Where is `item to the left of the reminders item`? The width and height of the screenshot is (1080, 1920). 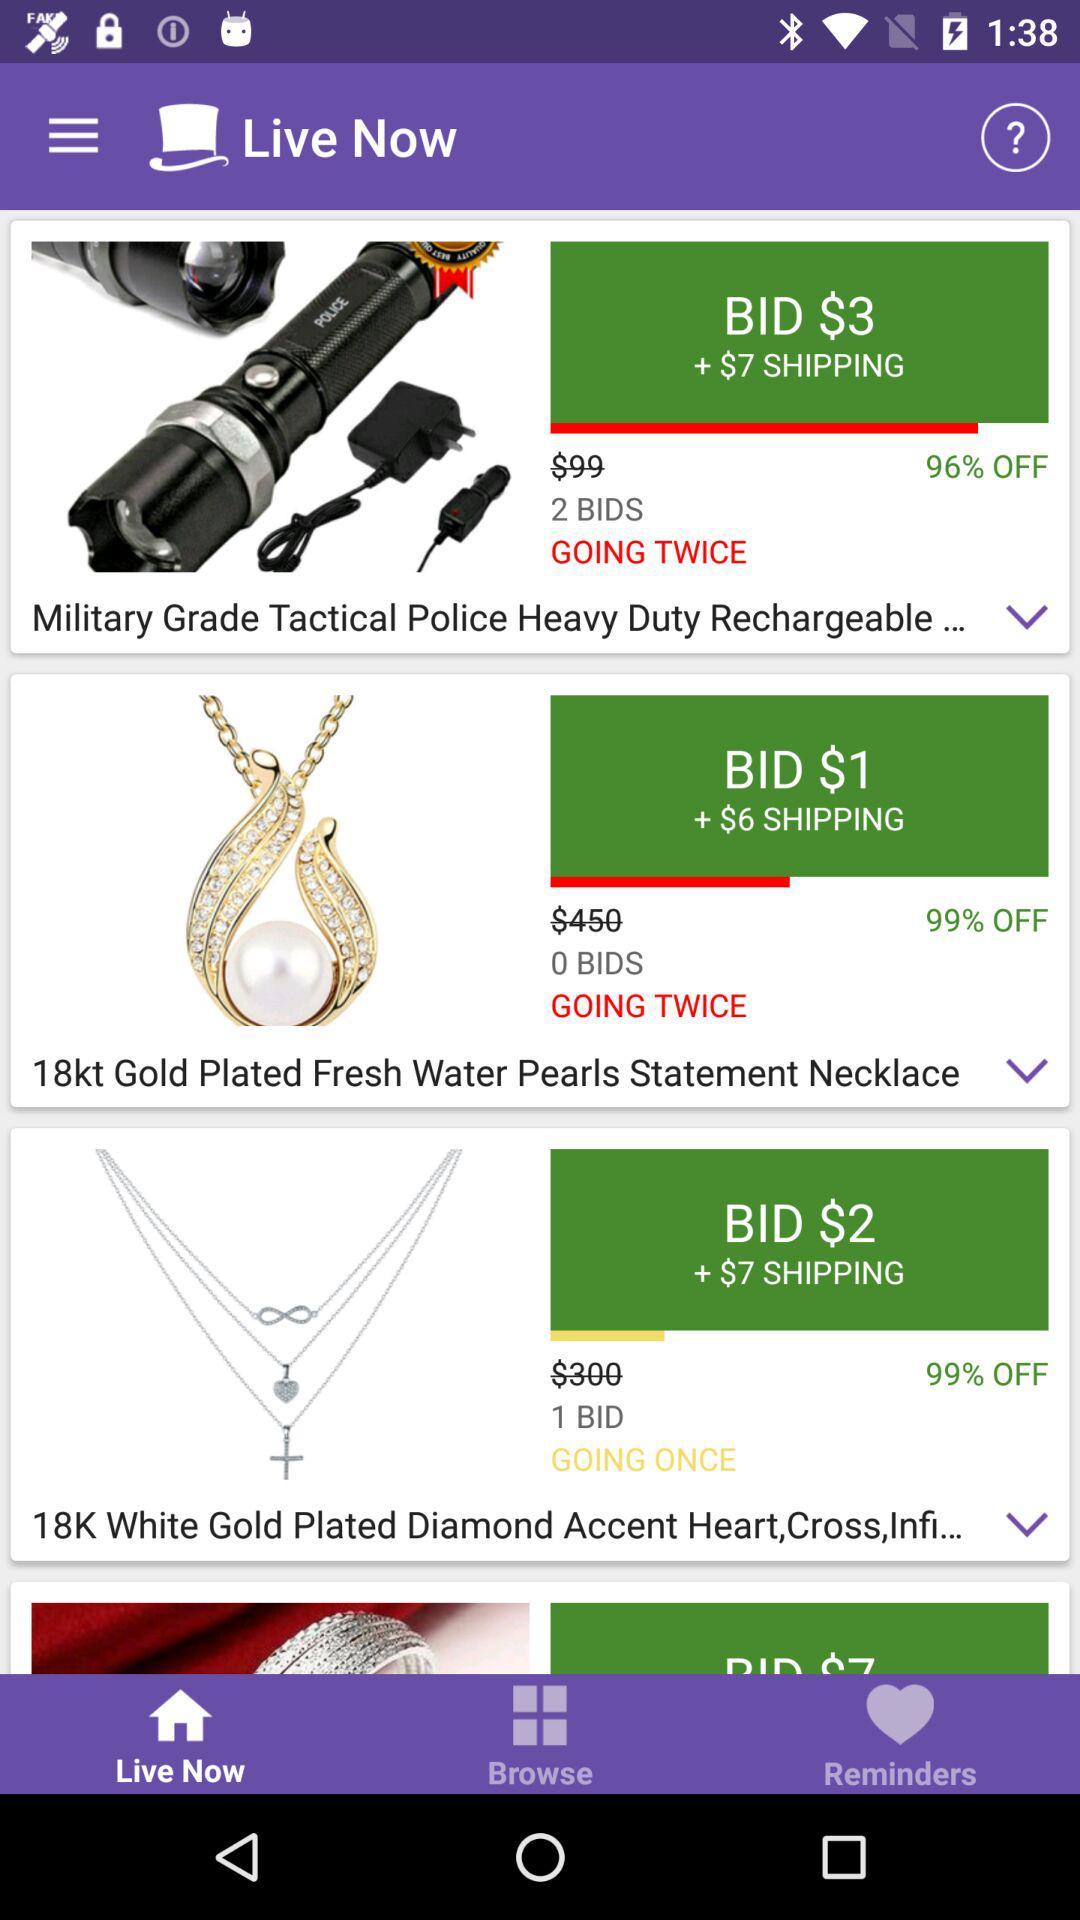 item to the left of the reminders item is located at coordinates (540, 1737).